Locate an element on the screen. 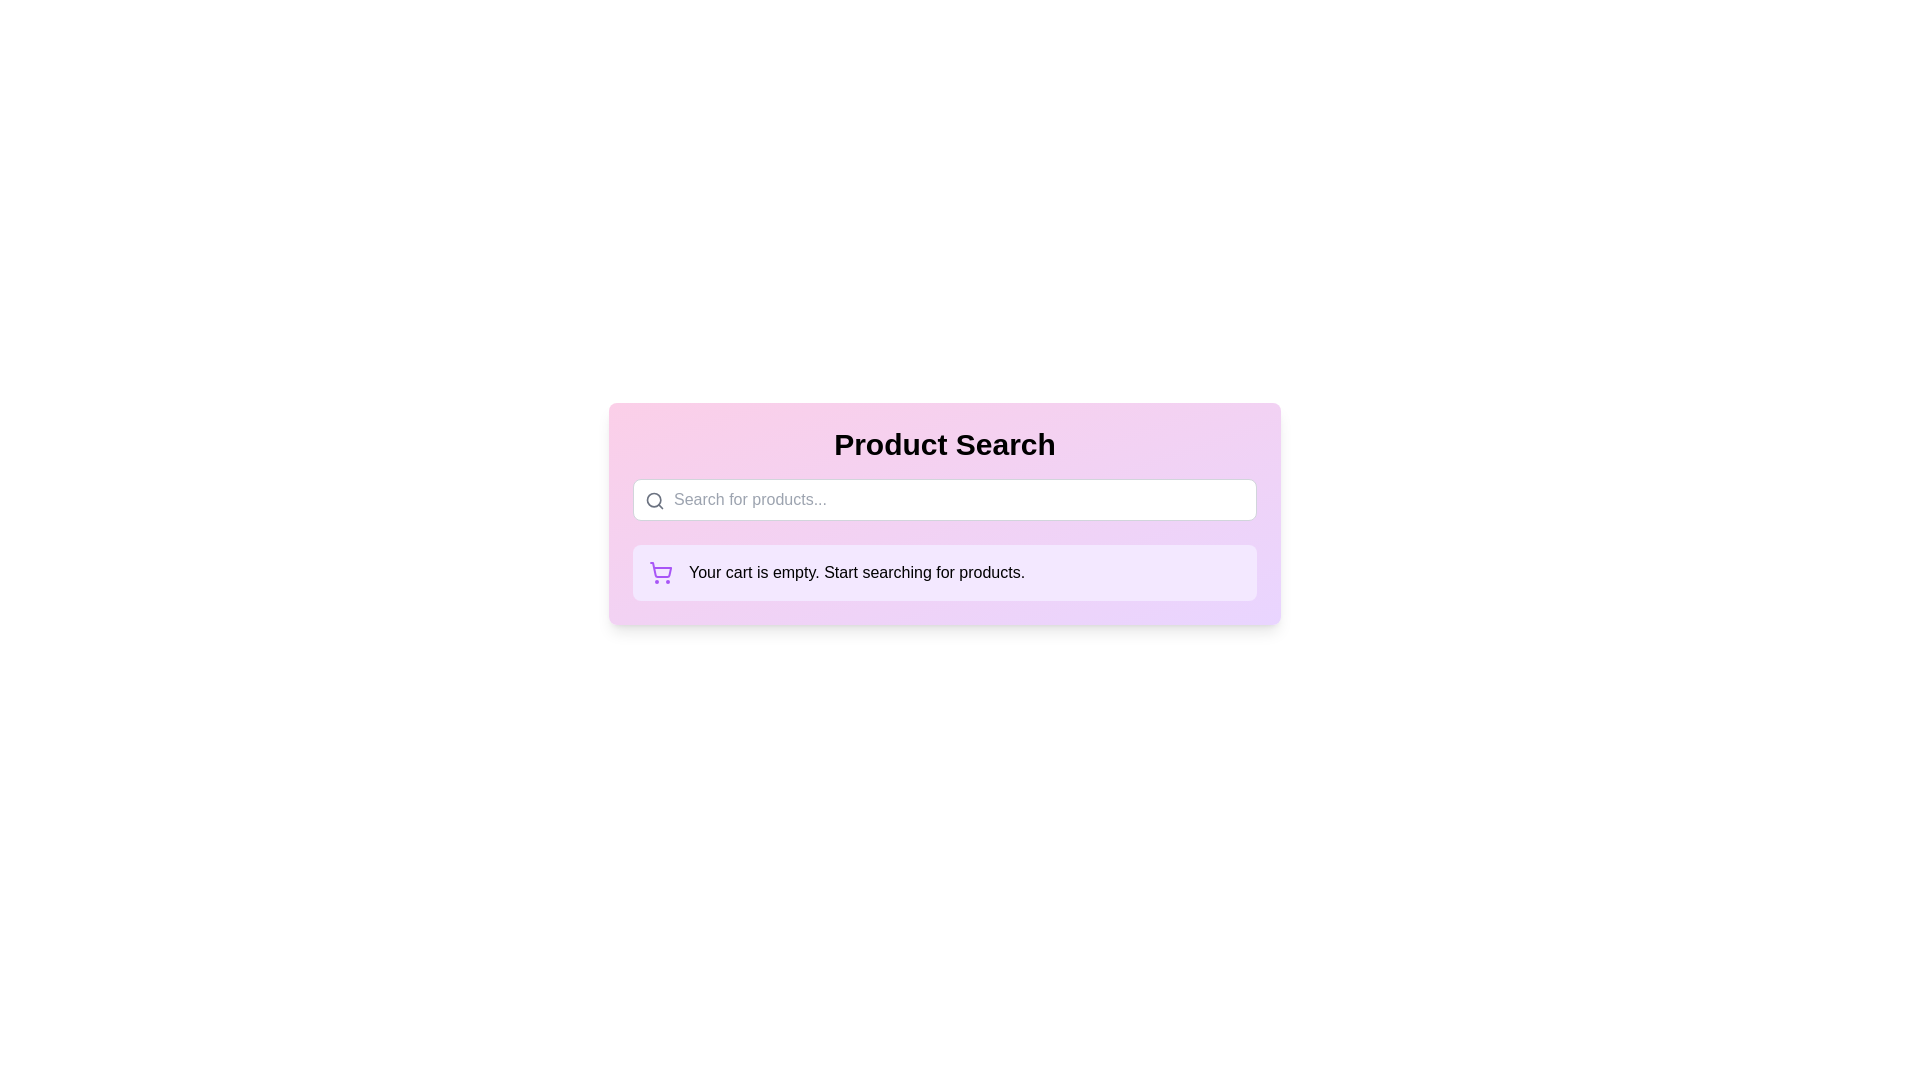 Image resolution: width=1920 pixels, height=1080 pixels. the decorative shopping cart icon located on the left side of the text 'Your cart is empty. Start searching for products.' is located at coordinates (661, 570).